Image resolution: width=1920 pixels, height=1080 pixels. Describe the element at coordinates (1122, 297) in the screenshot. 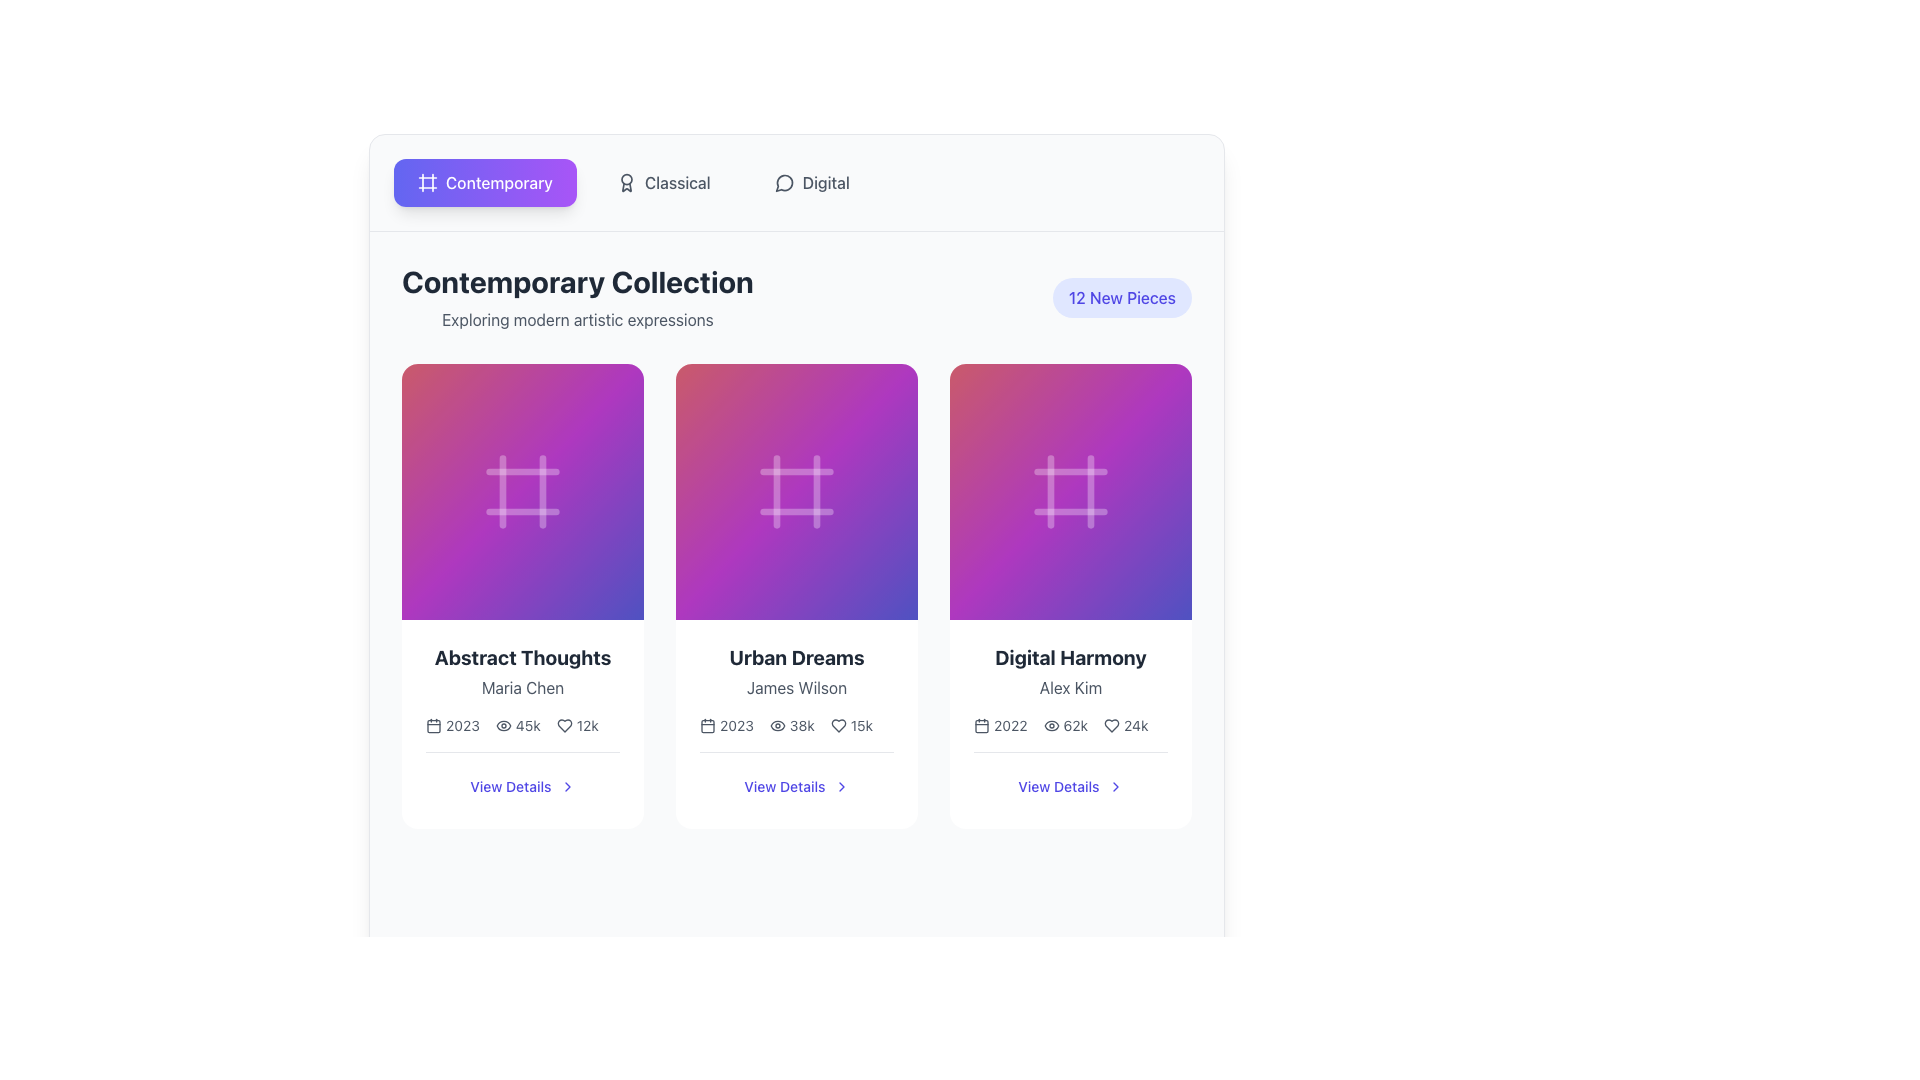

I see `the text label indicating new or updated content in the top-right region near the 'Contemporary Collection' title, which is within a rounded rectangular badge with a light indigo background` at that location.